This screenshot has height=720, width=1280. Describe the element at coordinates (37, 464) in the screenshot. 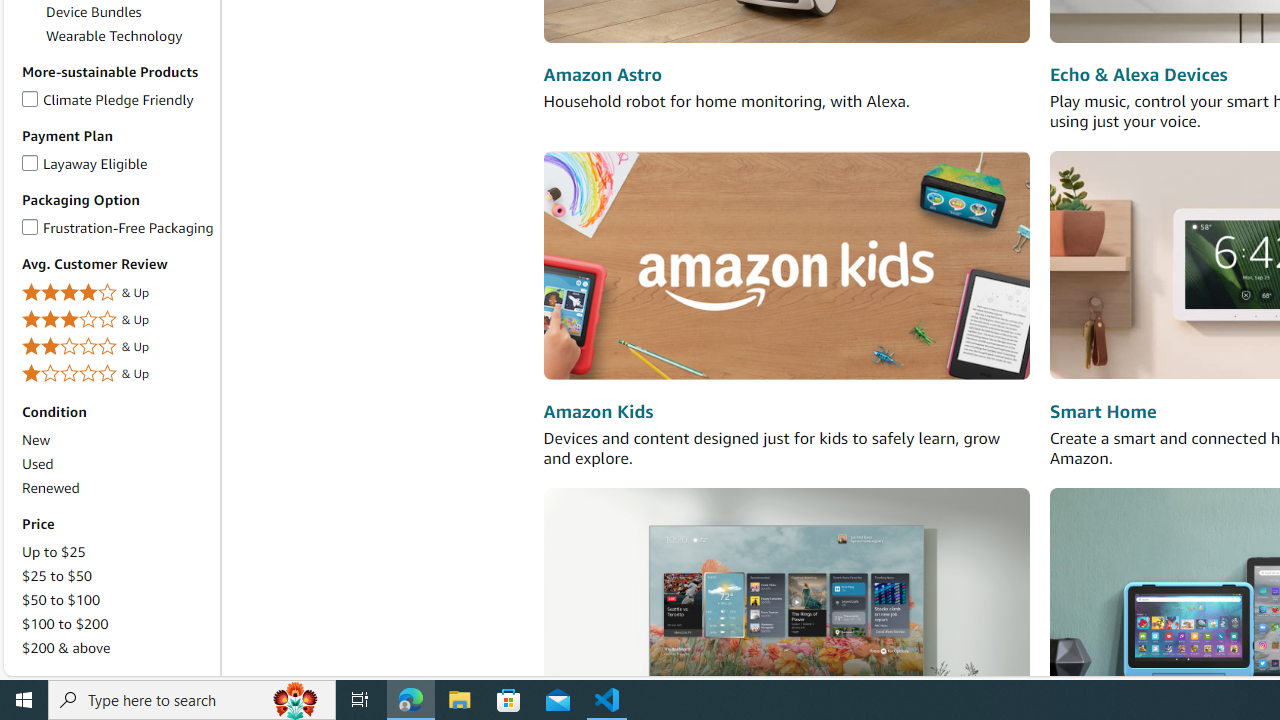

I see `'Used'` at that location.